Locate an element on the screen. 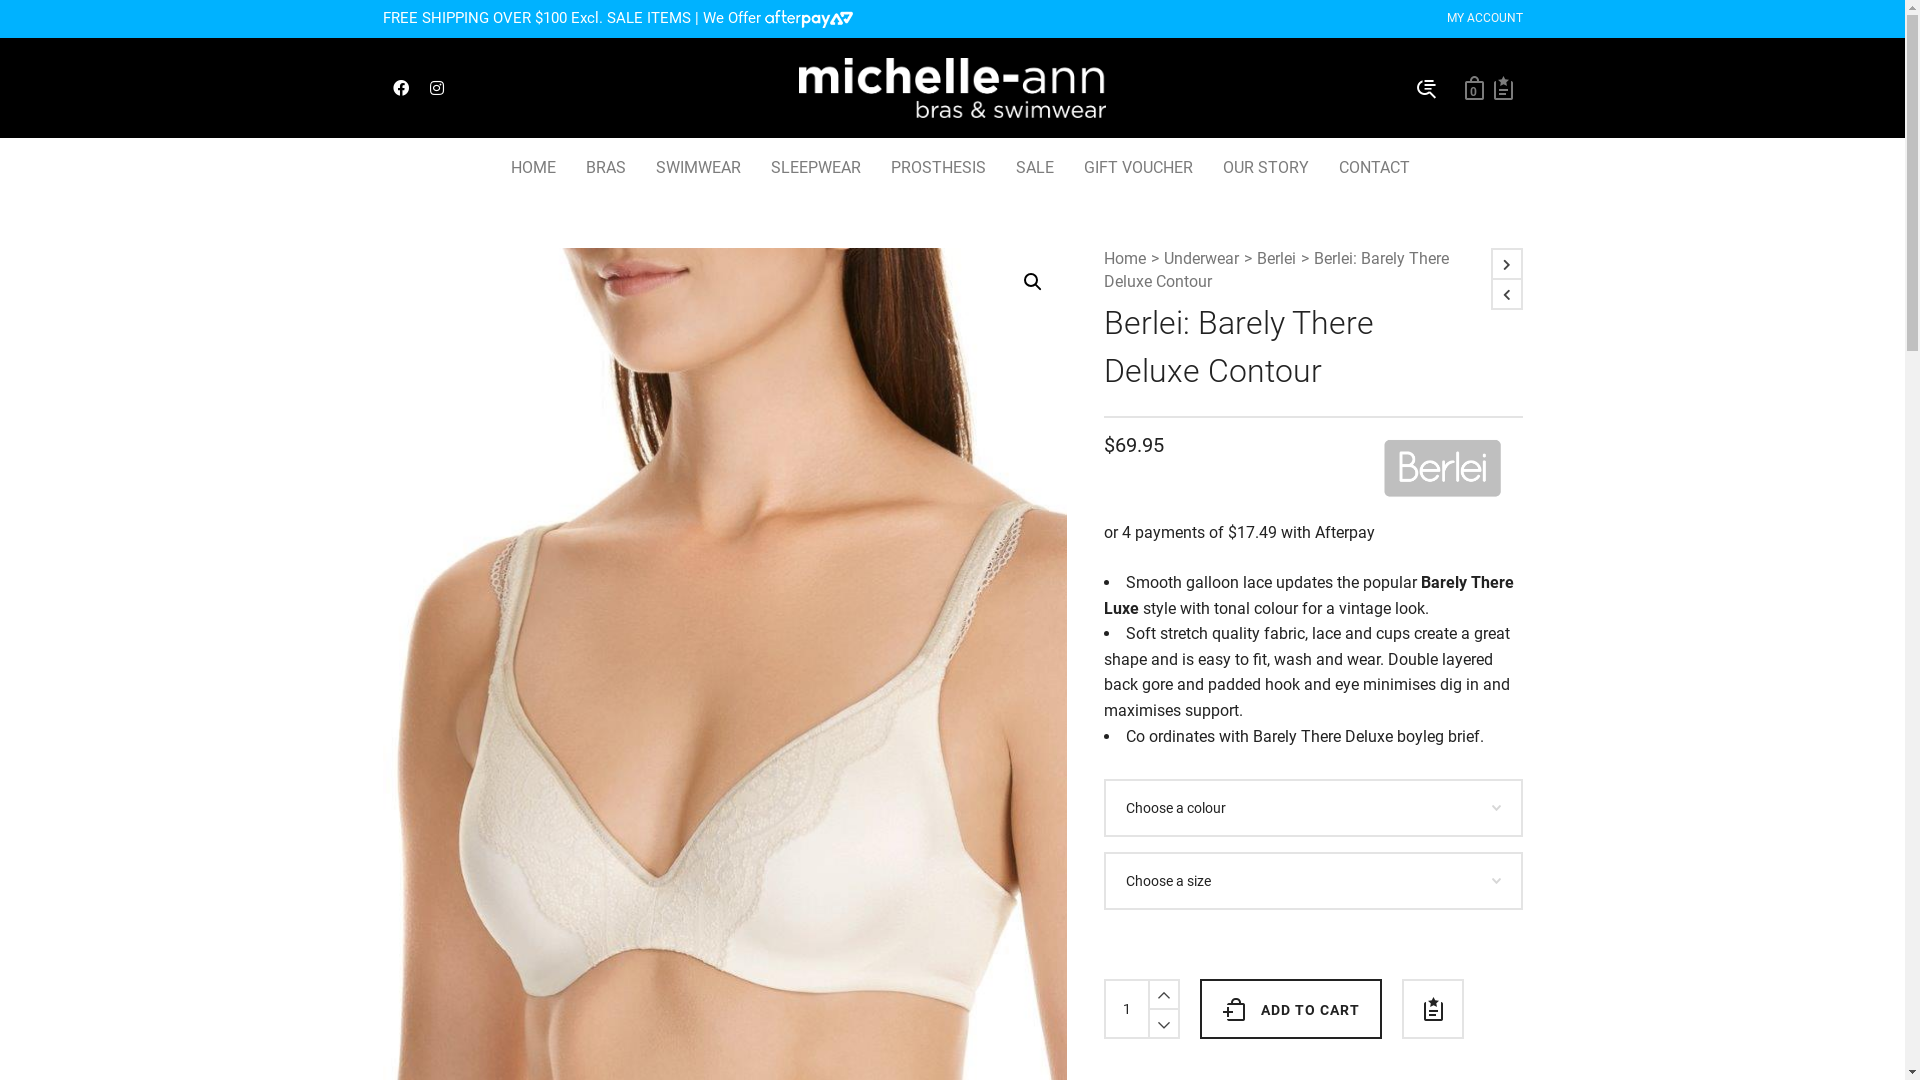  'CONTACT' is located at coordinates (1373, 167).